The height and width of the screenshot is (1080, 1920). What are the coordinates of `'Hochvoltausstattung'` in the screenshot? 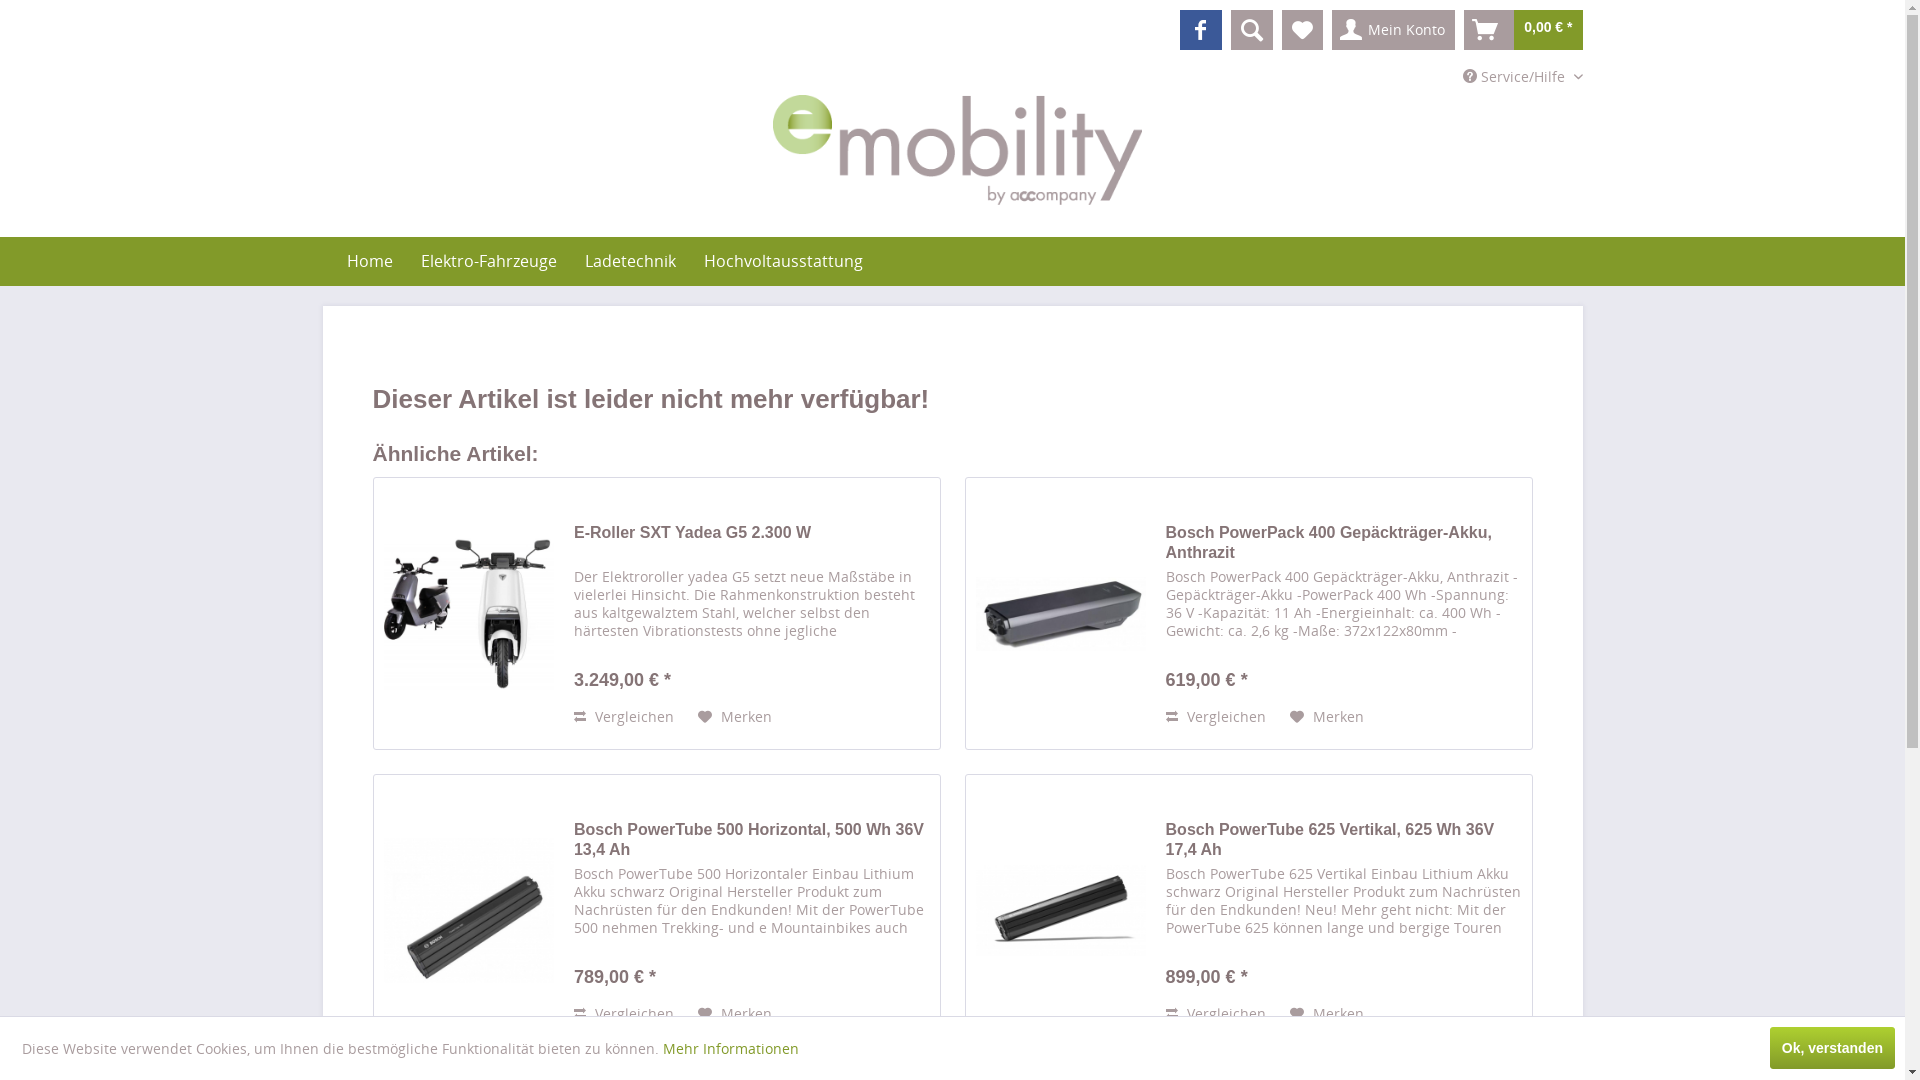 It's located at (782, 260).